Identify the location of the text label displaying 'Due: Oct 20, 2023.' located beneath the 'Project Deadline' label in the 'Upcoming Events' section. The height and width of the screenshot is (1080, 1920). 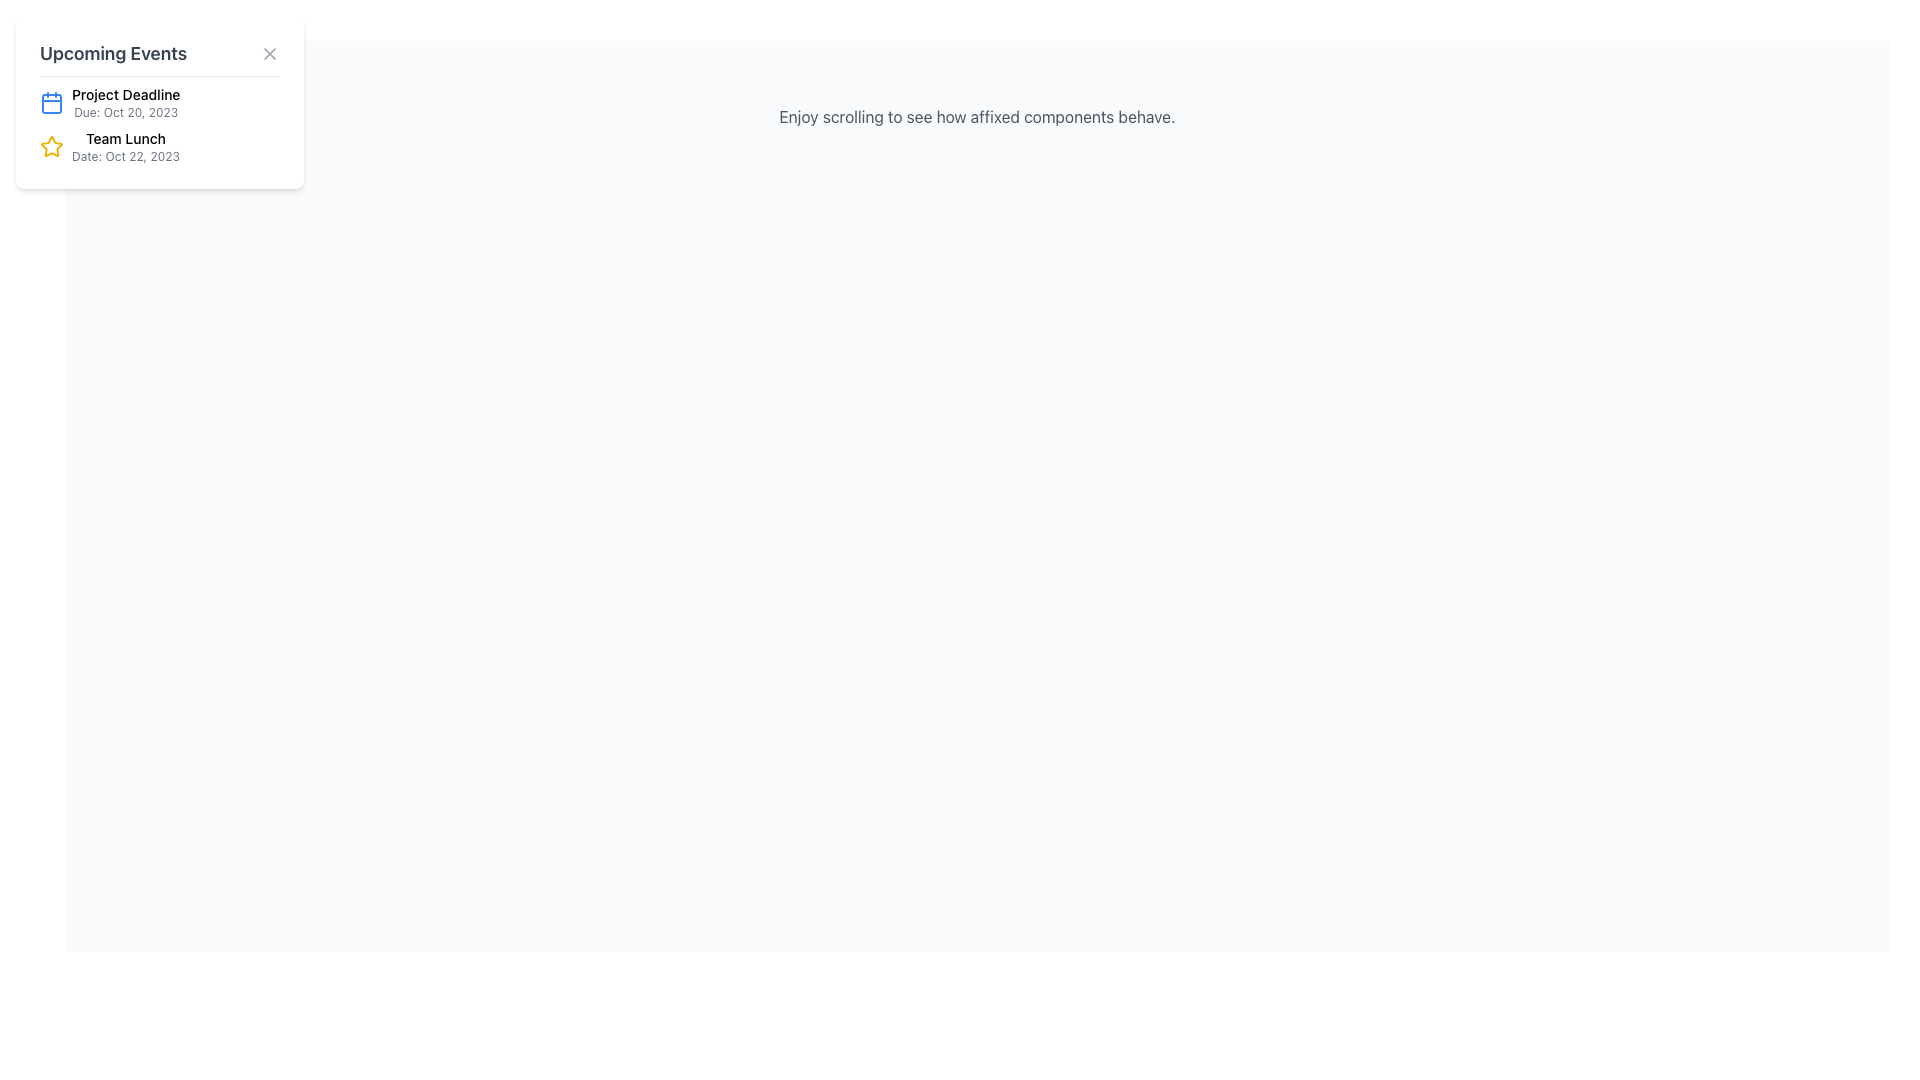
(125, 112).